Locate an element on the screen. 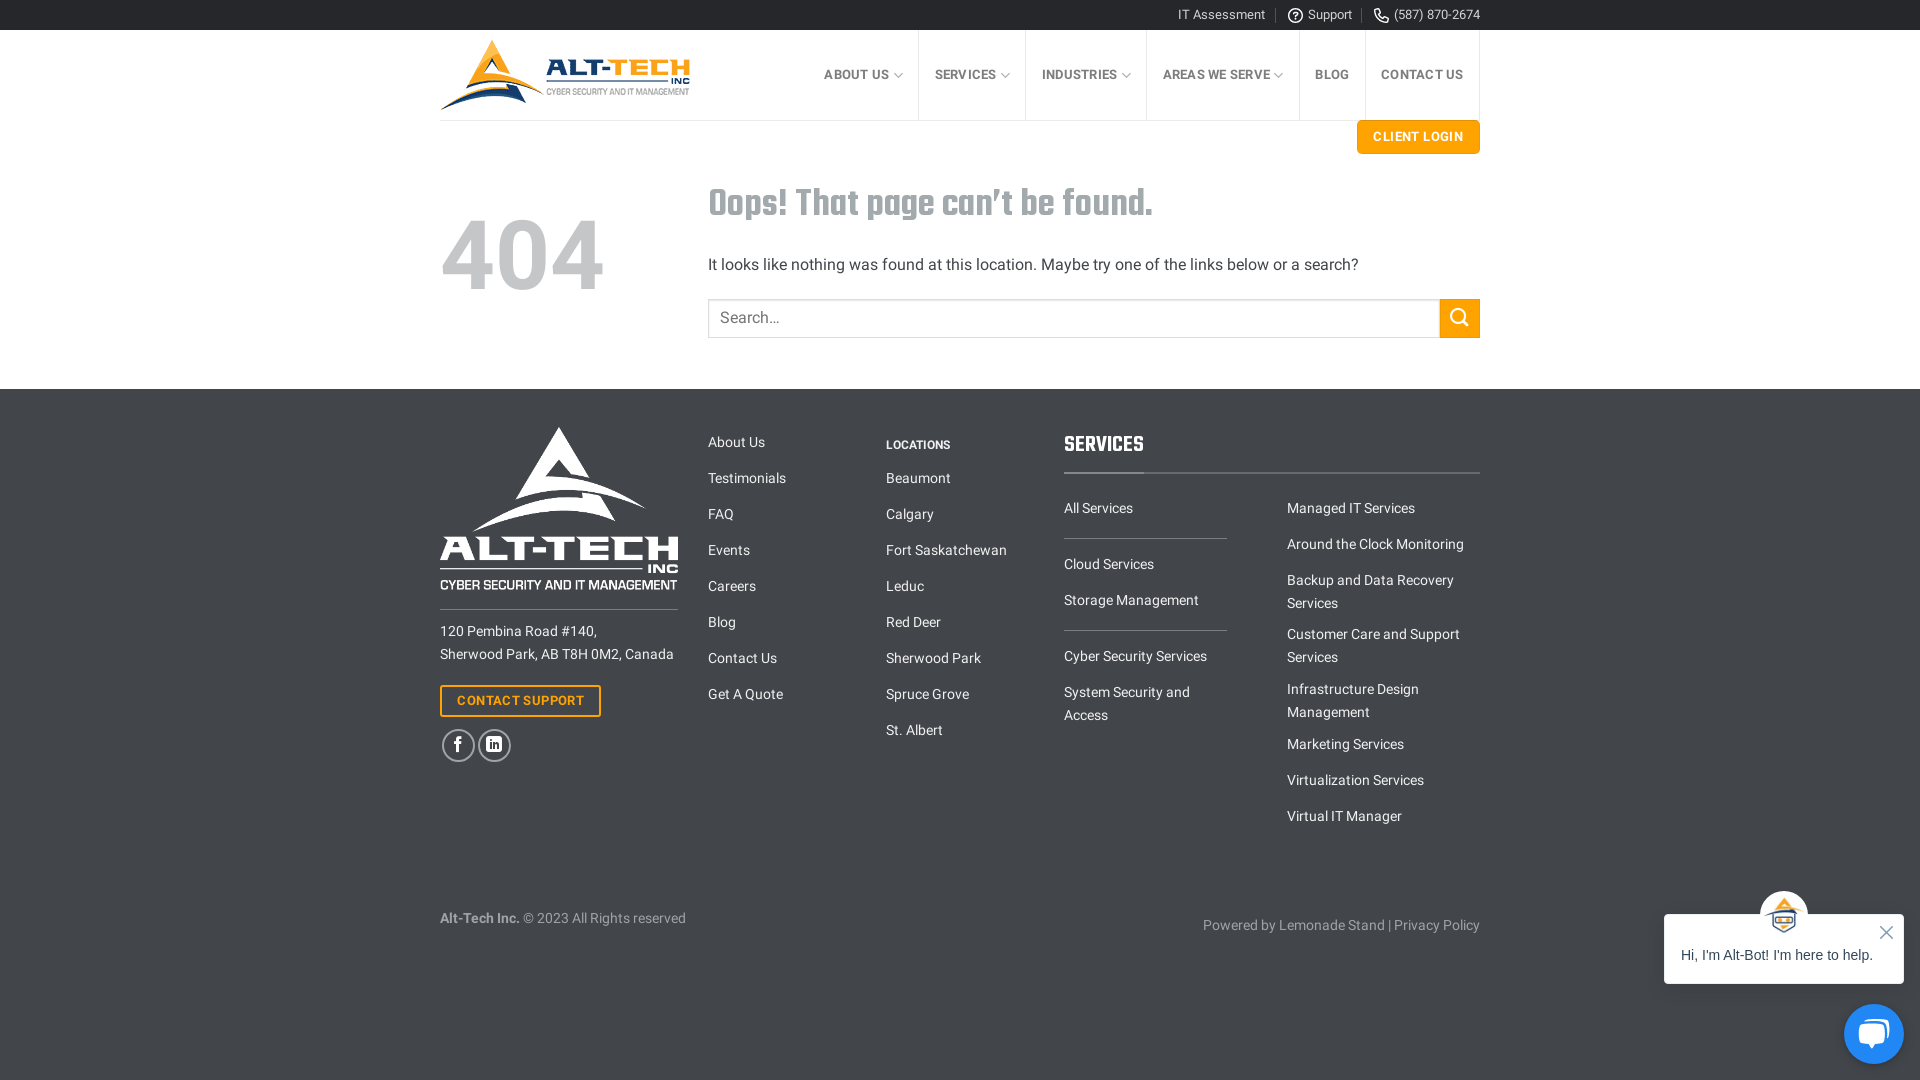  'INDUSTRIES' is located at coordinates (1085, 73).